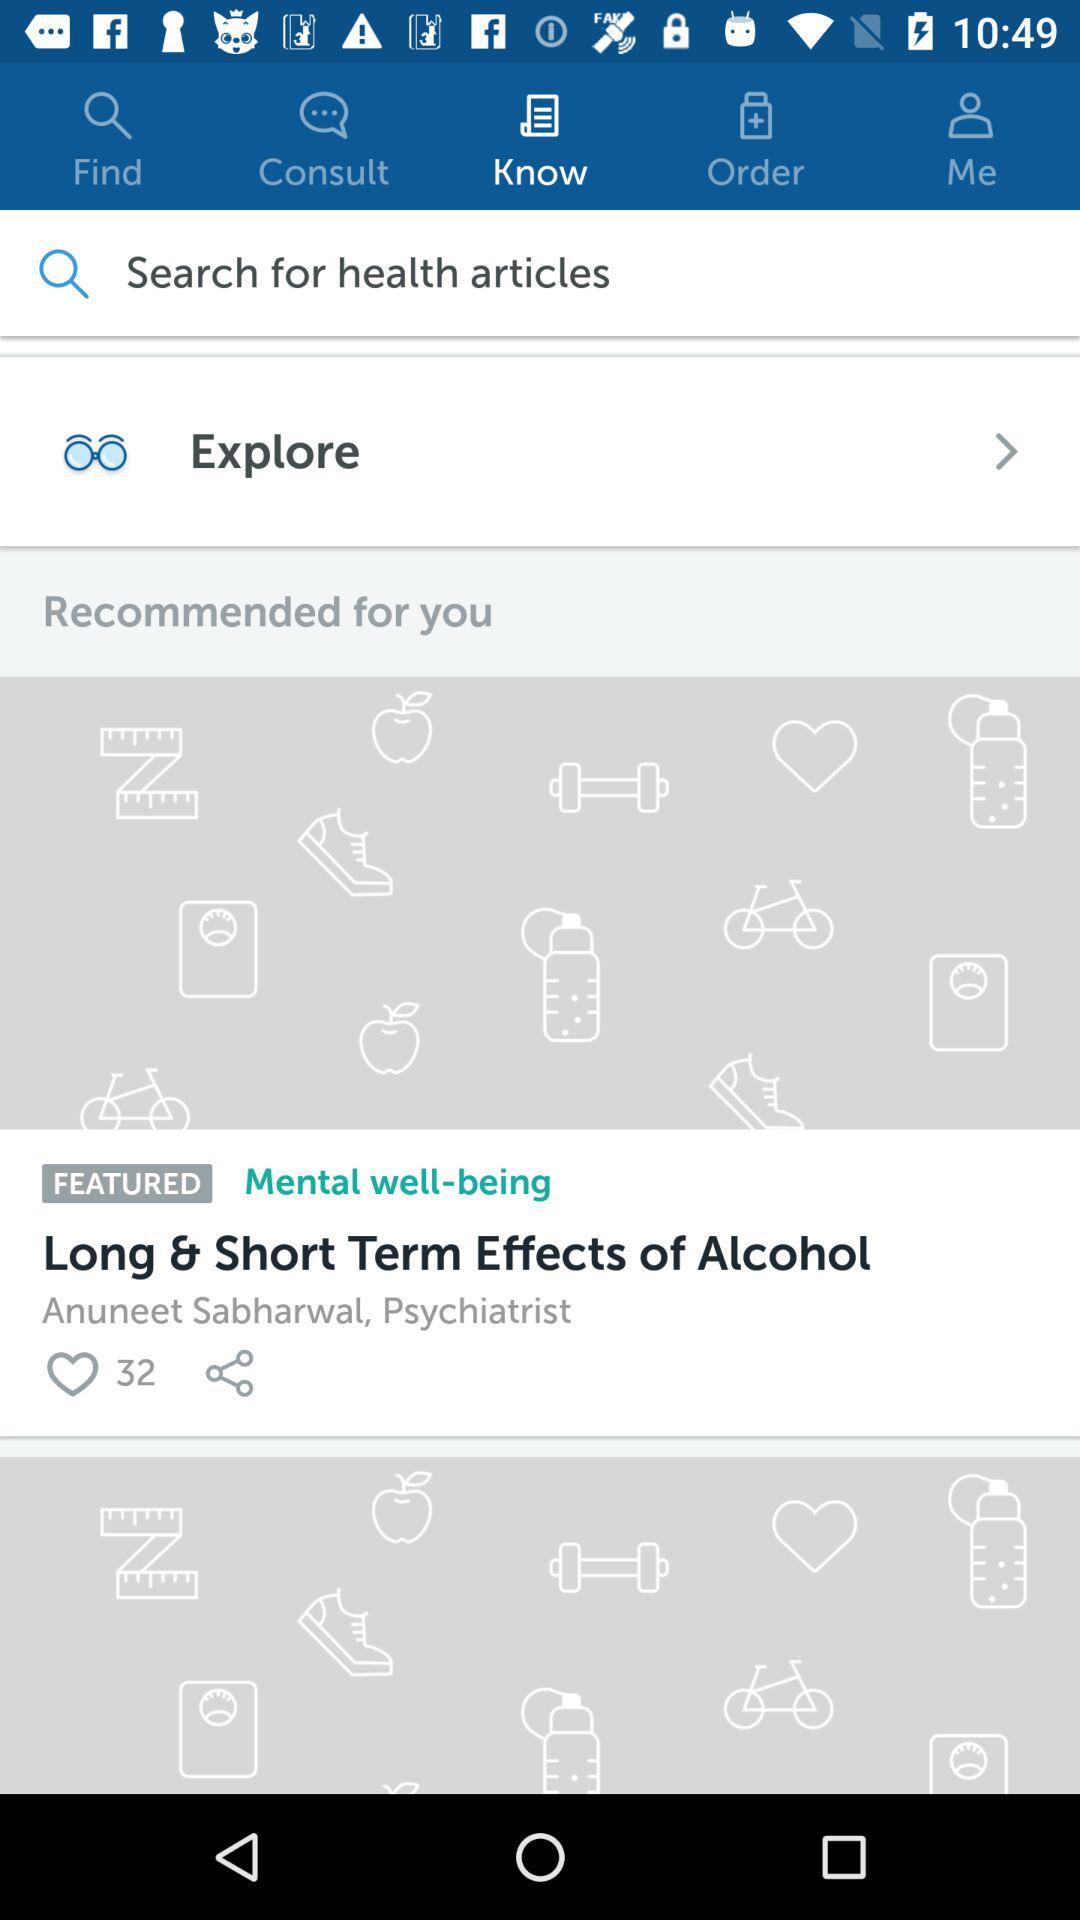 The image size is (1080, 1920). Describe the element at coordinates (77, 1372) in the screenshot. I see `this article` at that location.